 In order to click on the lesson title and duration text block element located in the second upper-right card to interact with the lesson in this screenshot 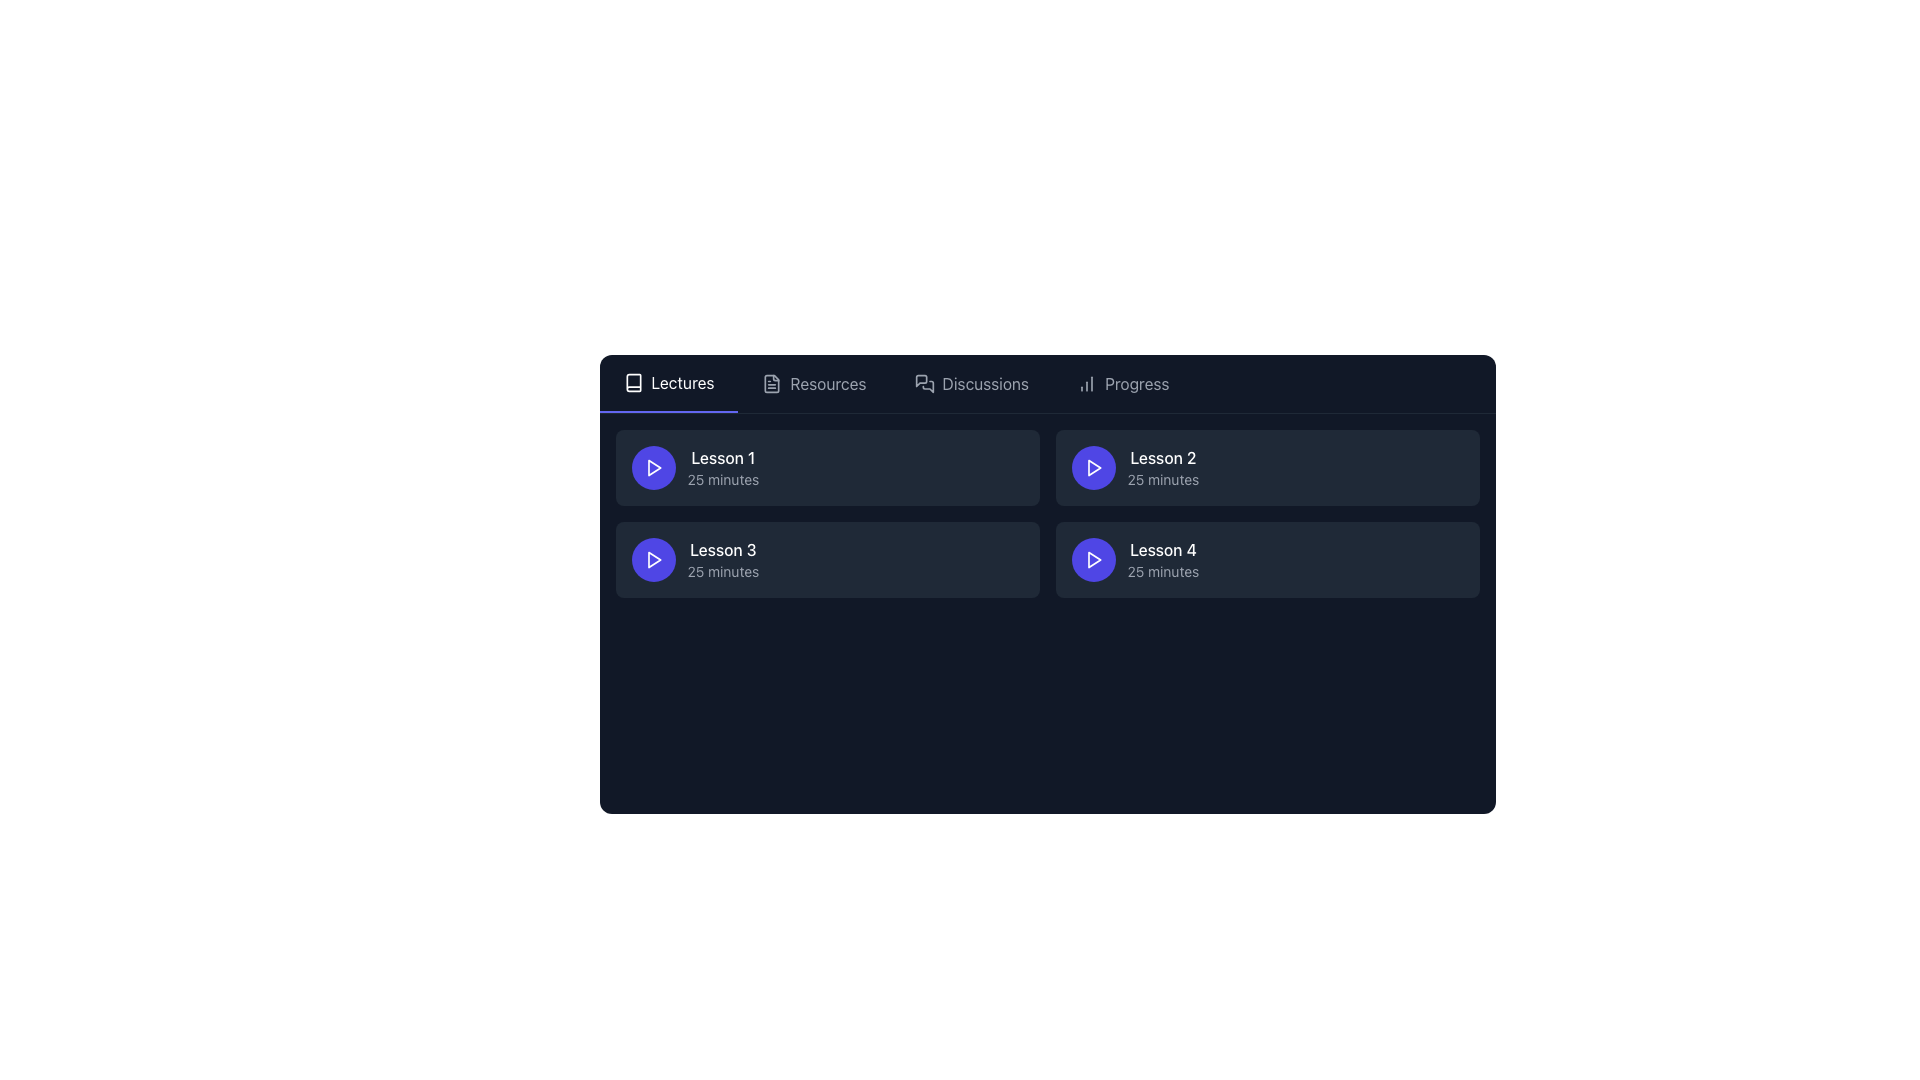, I will do `click(1163, 467)`.